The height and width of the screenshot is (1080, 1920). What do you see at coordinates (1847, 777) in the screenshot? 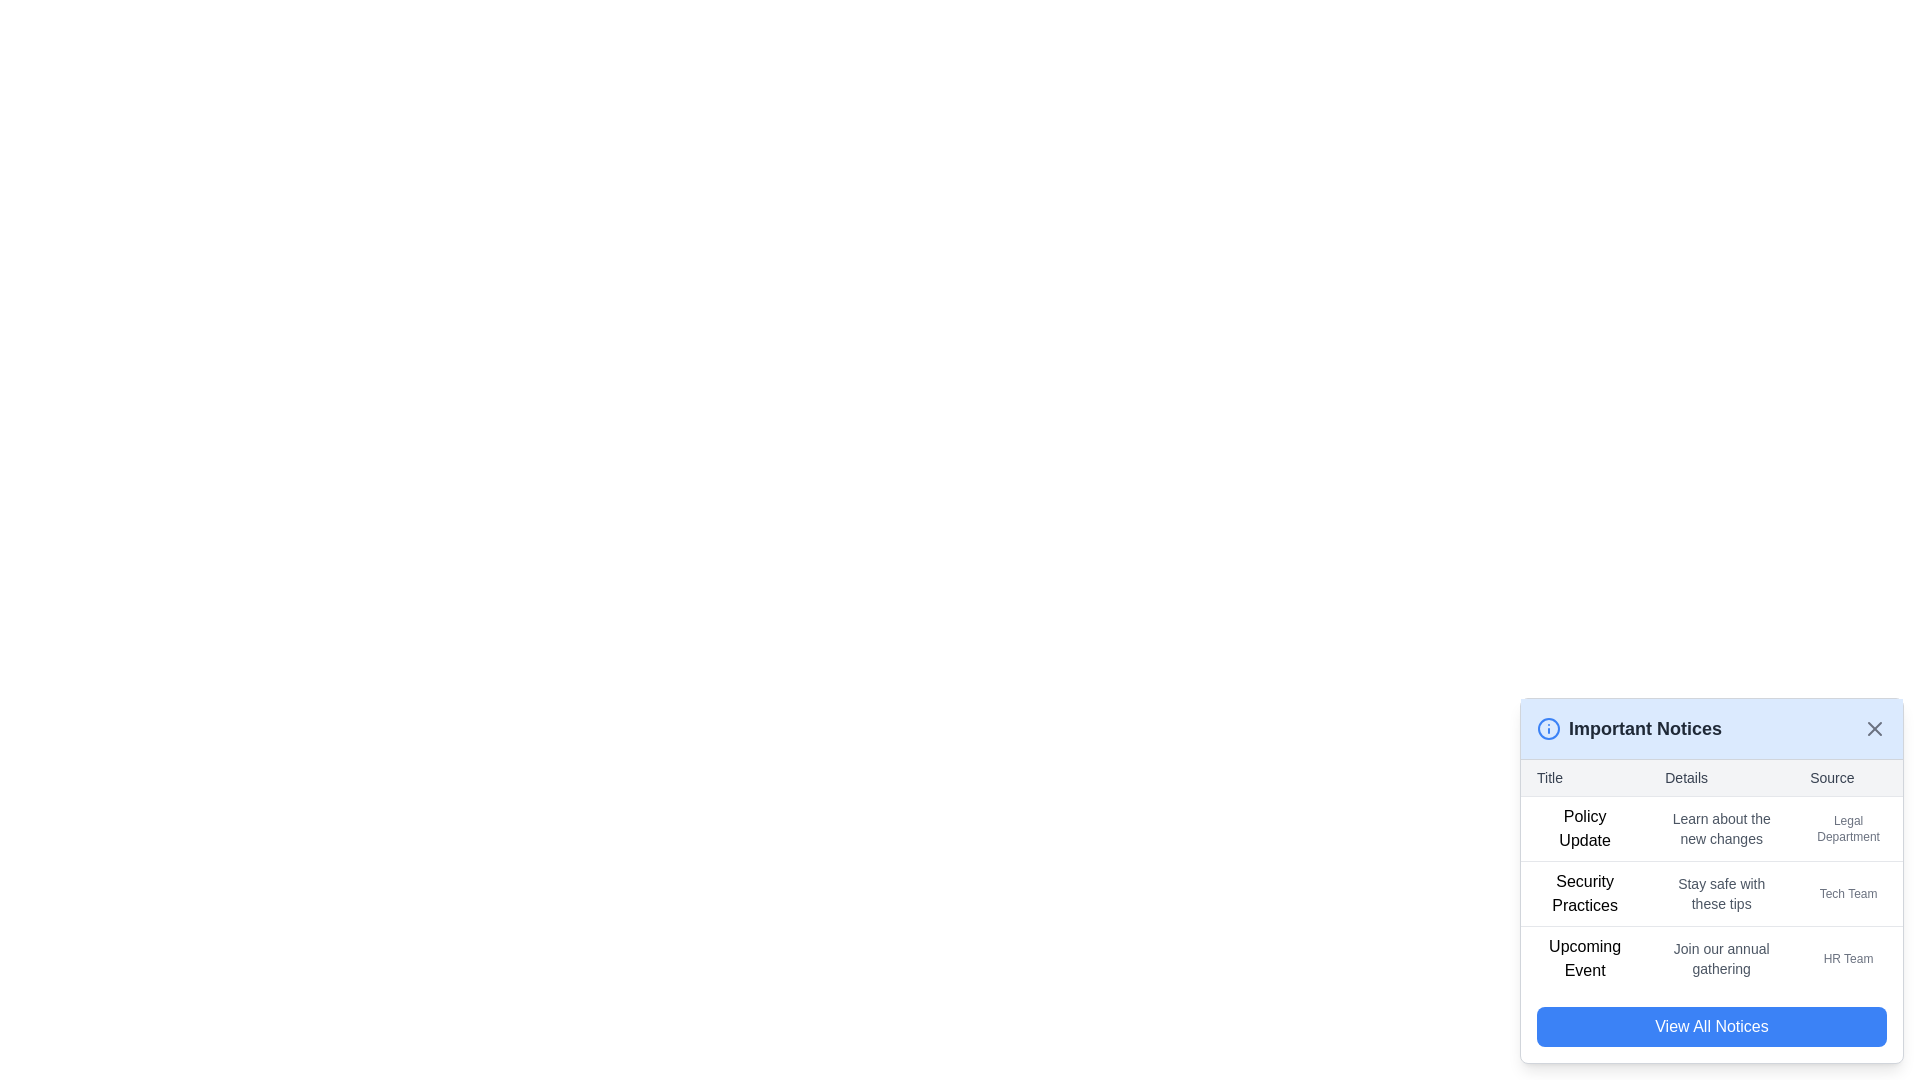
I see `text from the third column header in the table layout, which is positioned below the 'Important Notices' heading` at bounding box center [1847, 777].